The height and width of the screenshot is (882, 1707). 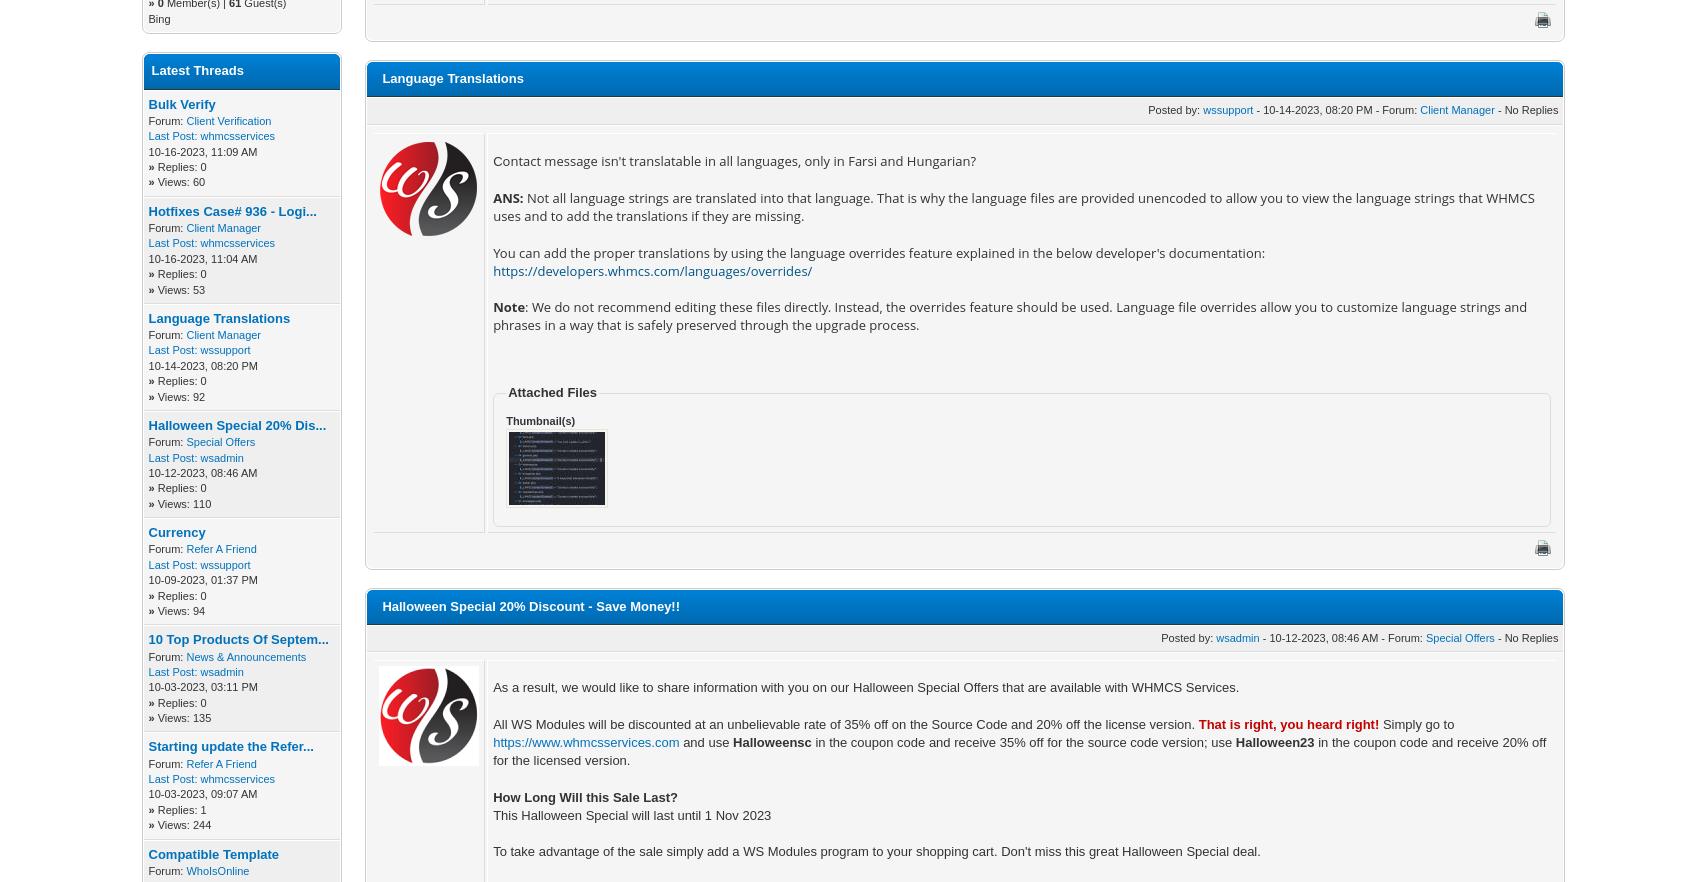 What do you see at coordinates (586, 741) in the screenshot?
I see `'https://www.whmcsservices.com'` at bounding box center [586, 741].